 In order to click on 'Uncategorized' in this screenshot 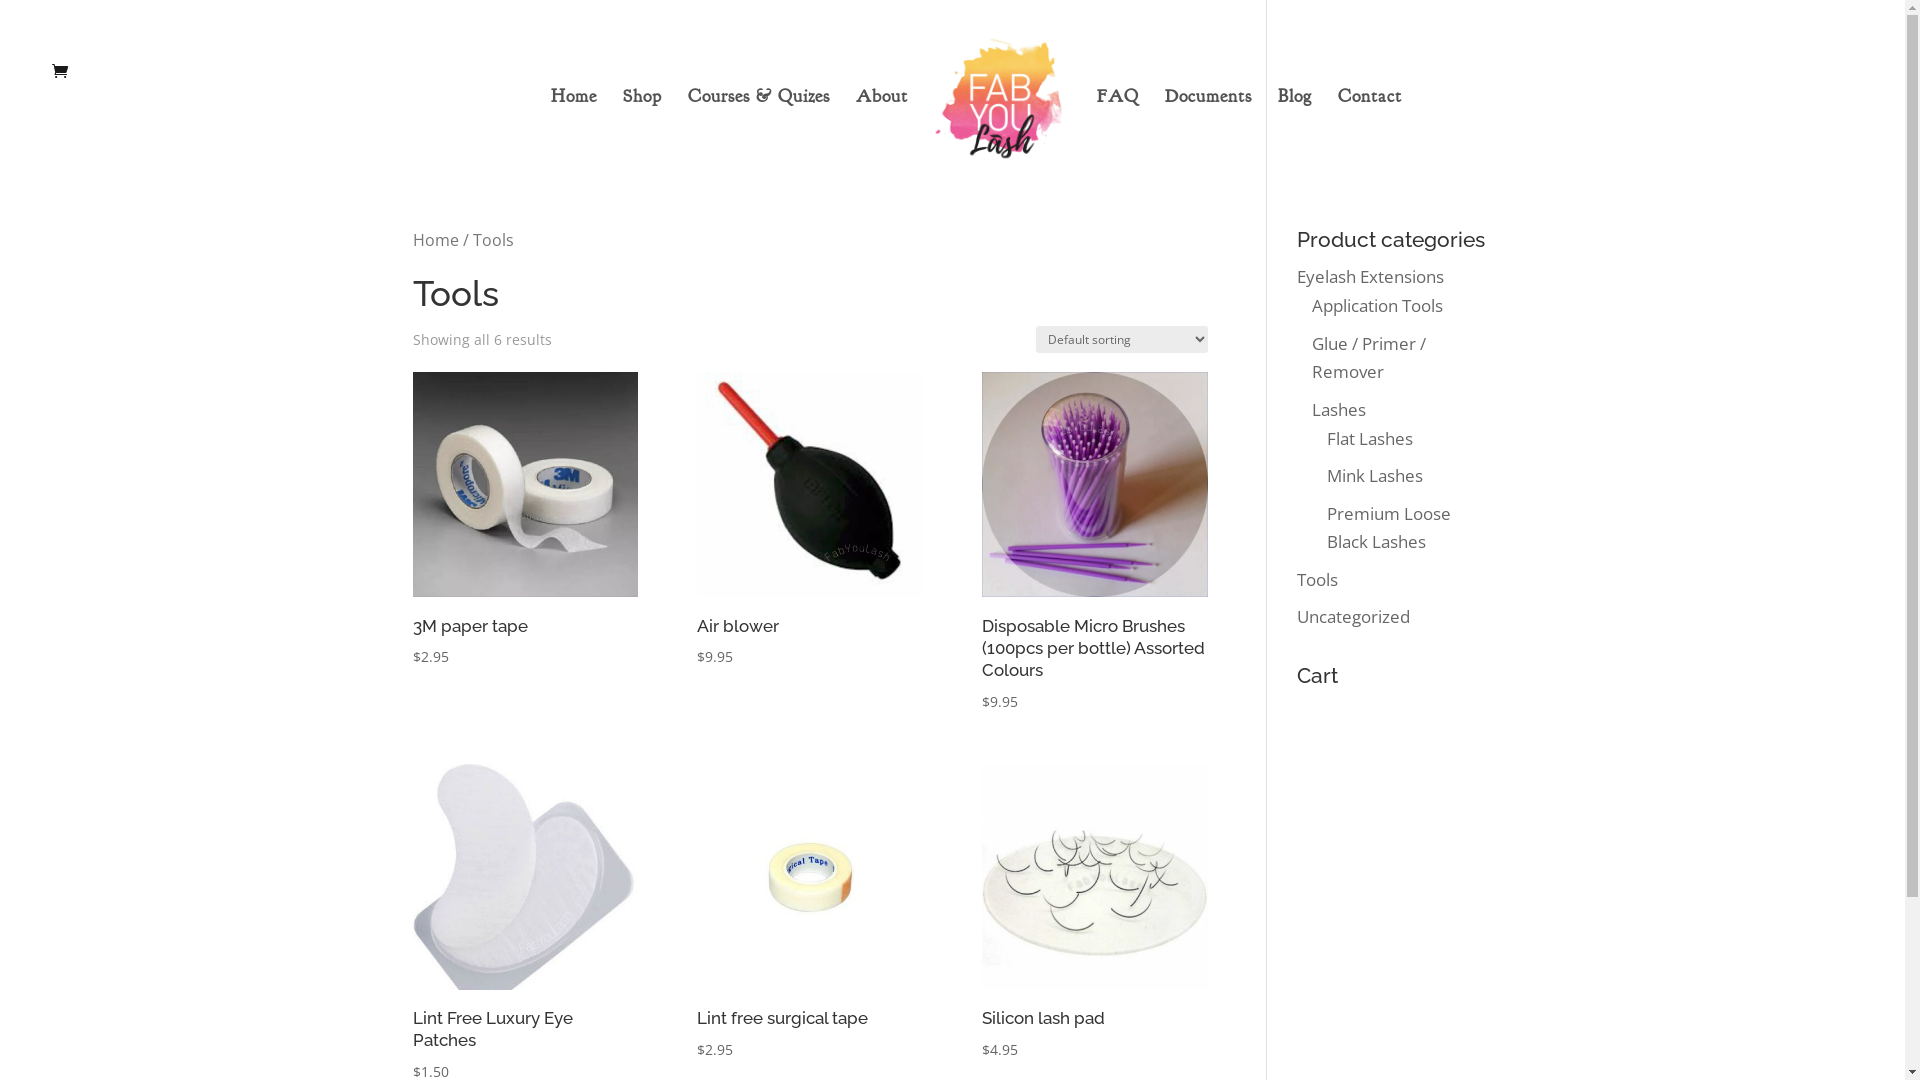, I will do `click(1353, 615)`.